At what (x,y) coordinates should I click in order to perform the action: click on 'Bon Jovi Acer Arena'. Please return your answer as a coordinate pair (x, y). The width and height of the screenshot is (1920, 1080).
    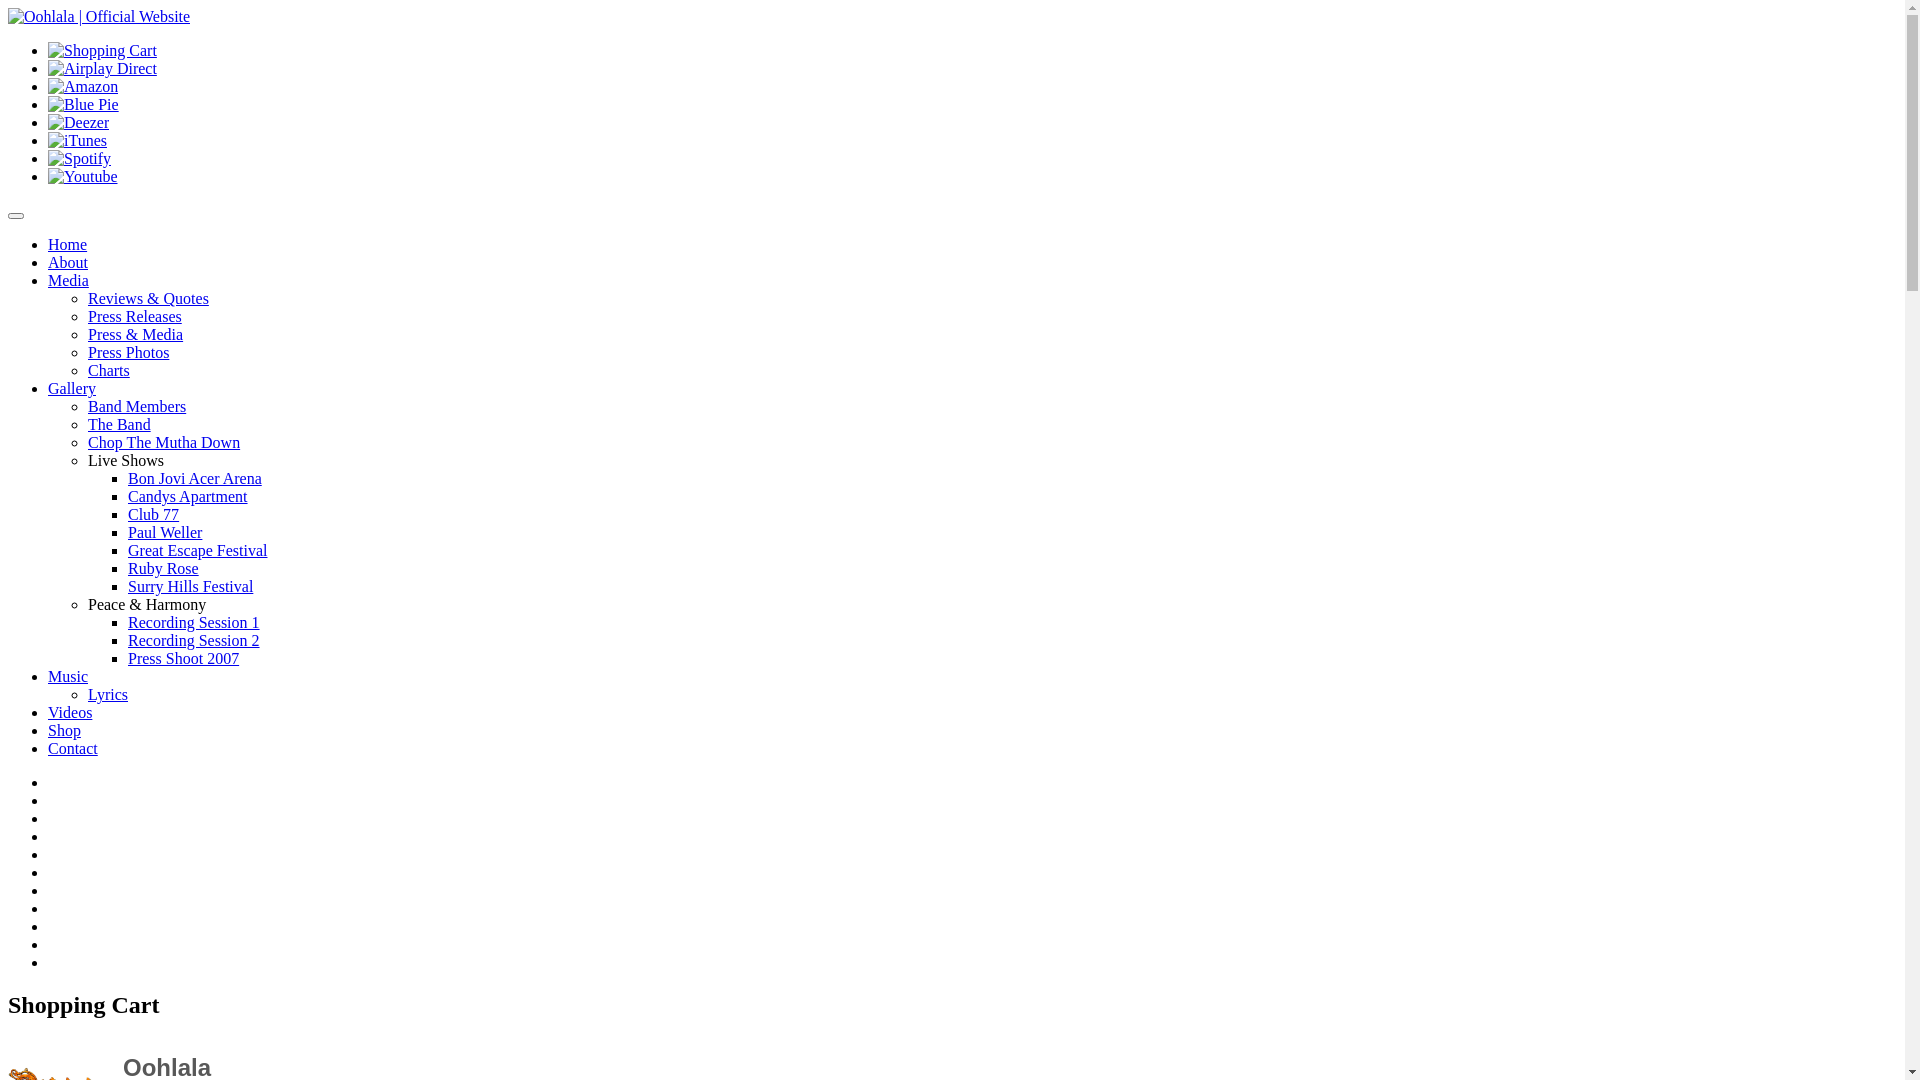
    Looking at the image, I should click on (195, 478).